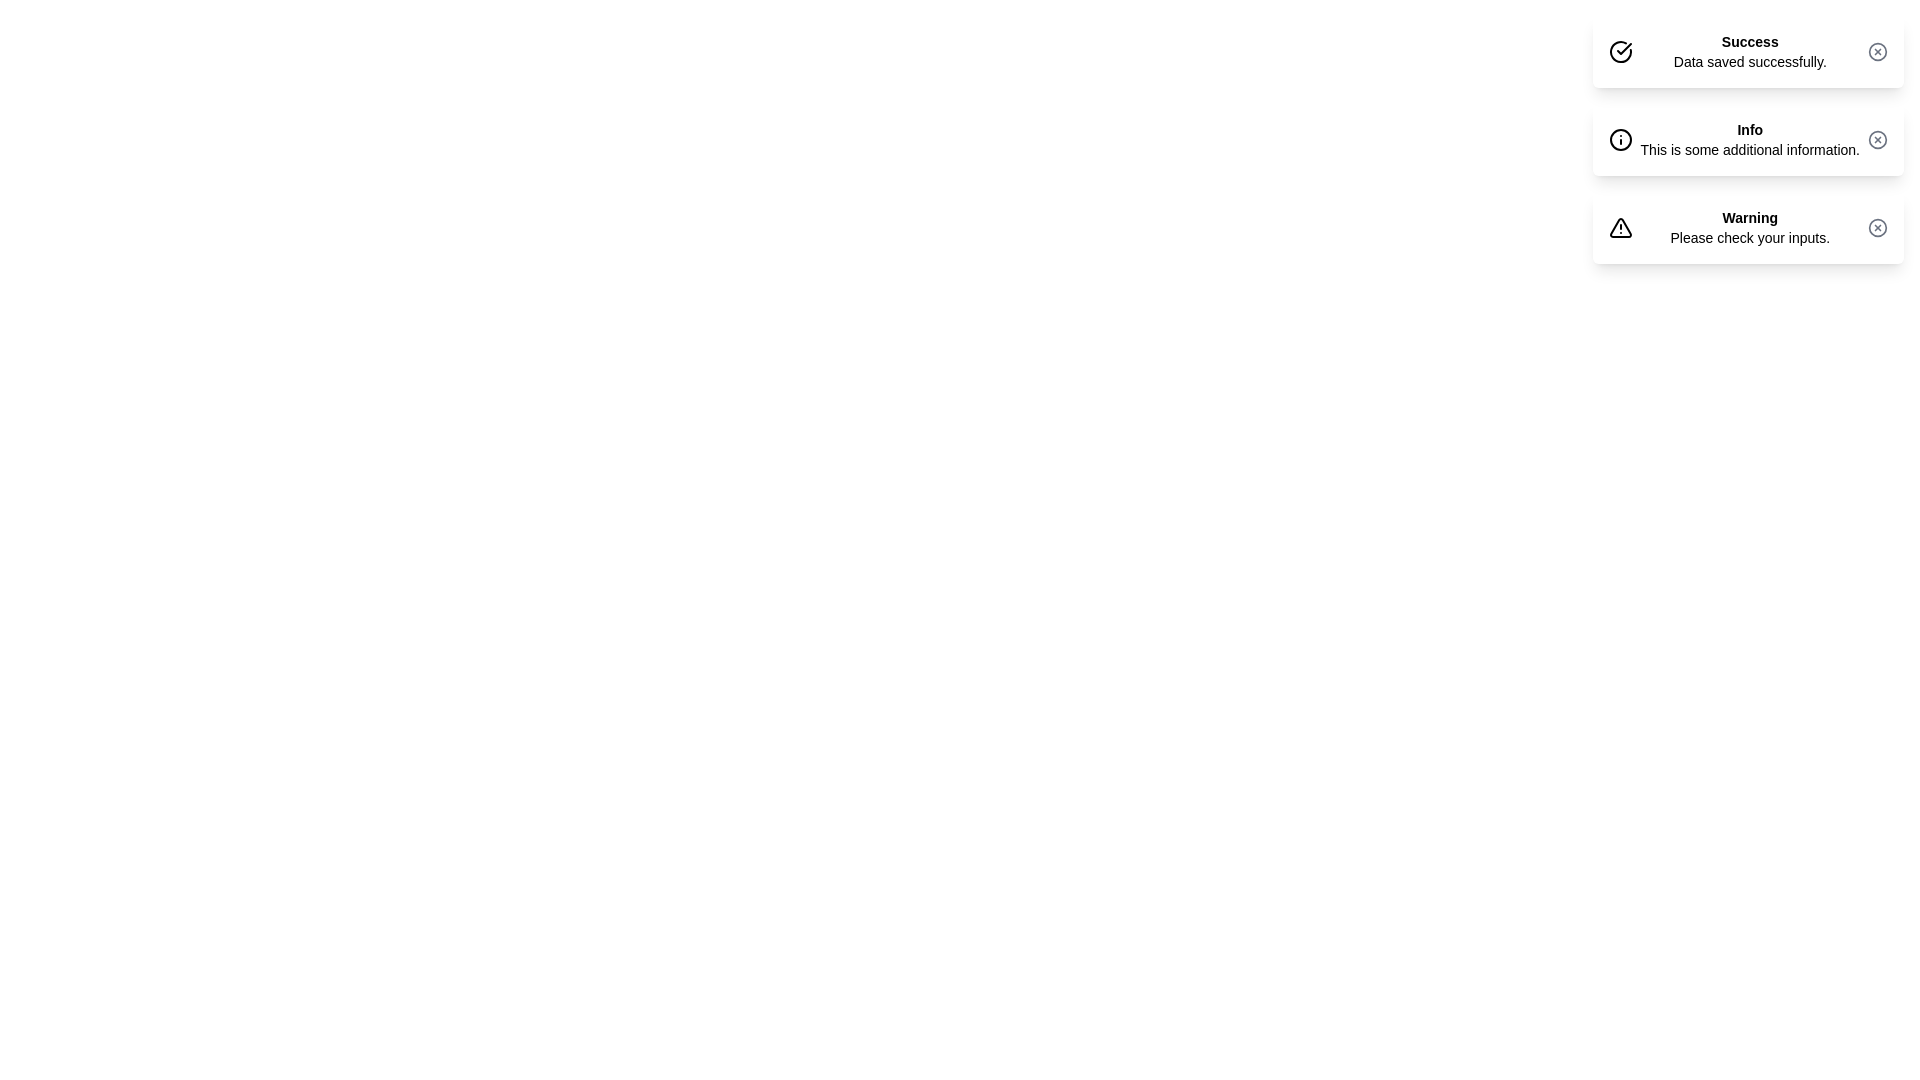 The image size is (1920, 1080). Describe the element at coordinates (1876, 226) in the screenshot. I see `the SVG circle element located at the bottom-right of the notice panel, characterized by its circular shape and stroke outline, as it plays its role as part of the icon` at that location.